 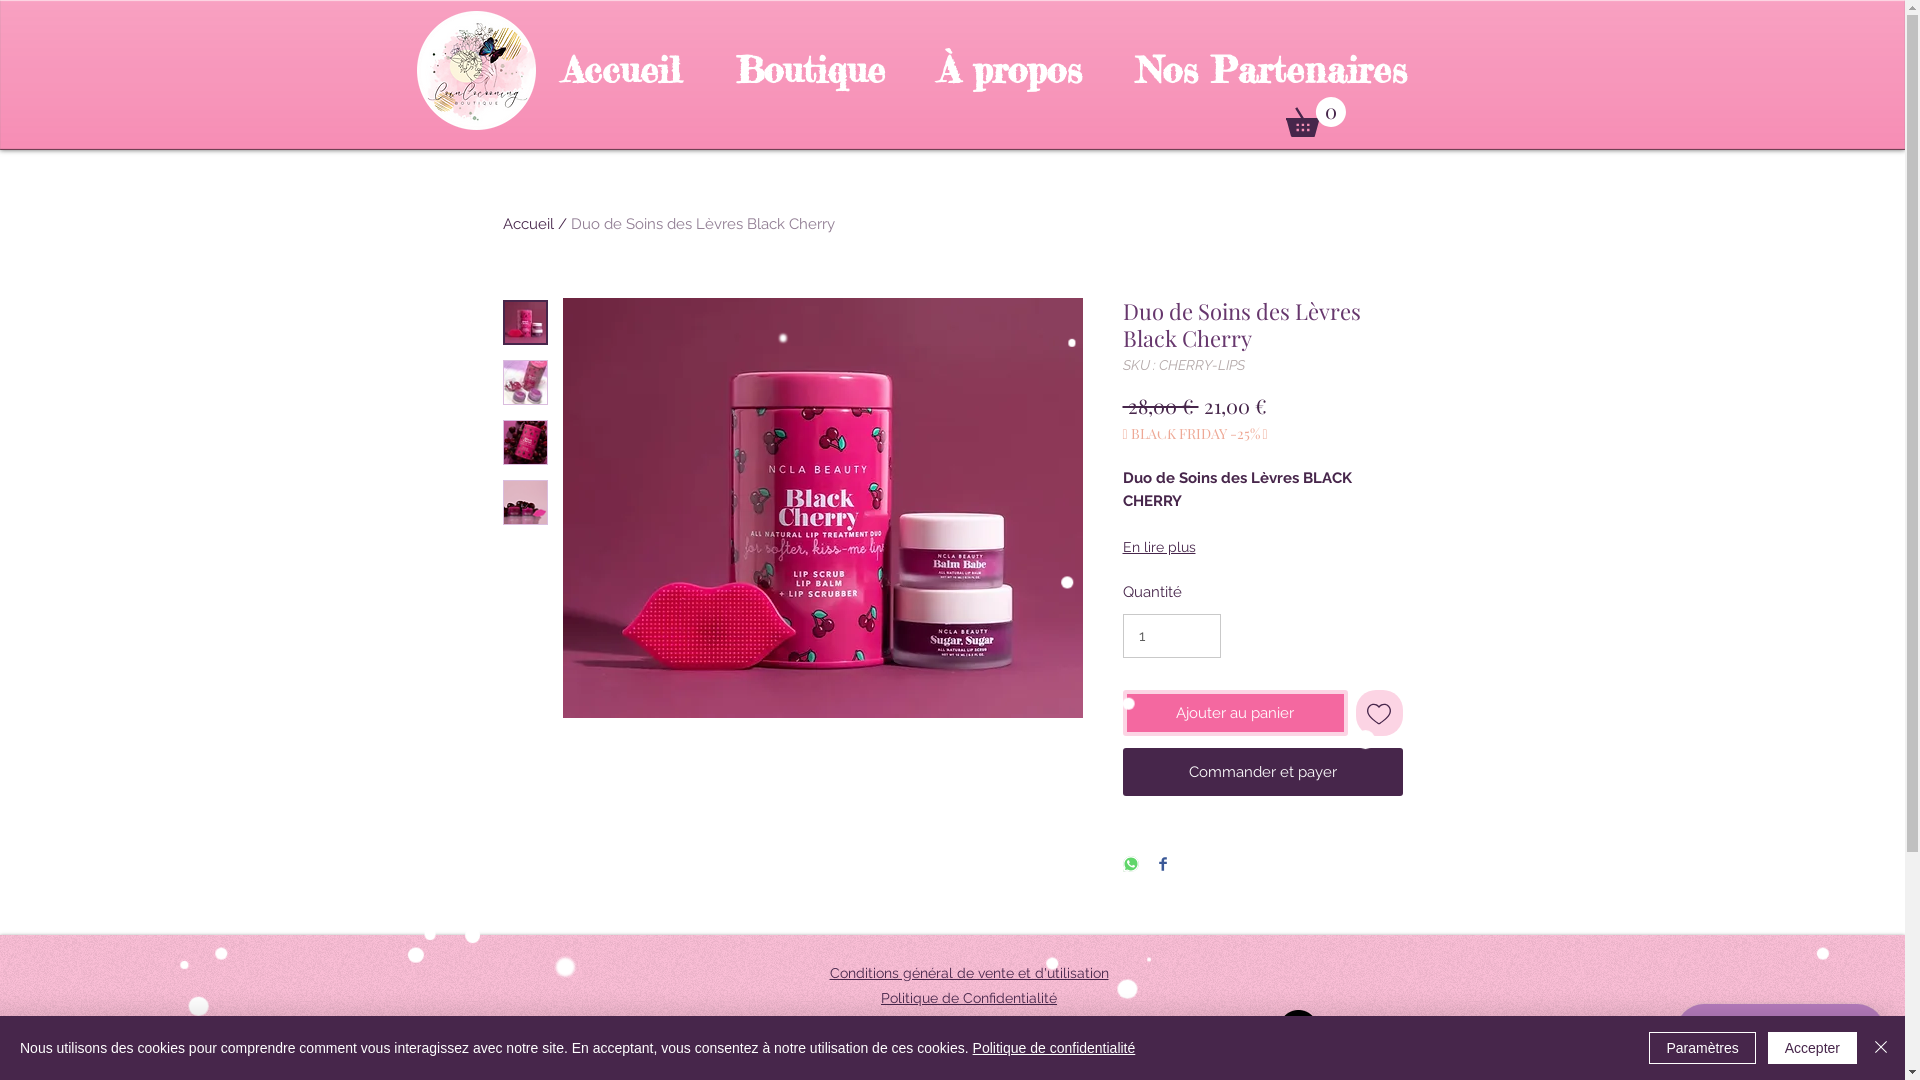 I want to click on 'Ajouter au panier', so click(x=1233, y=712).